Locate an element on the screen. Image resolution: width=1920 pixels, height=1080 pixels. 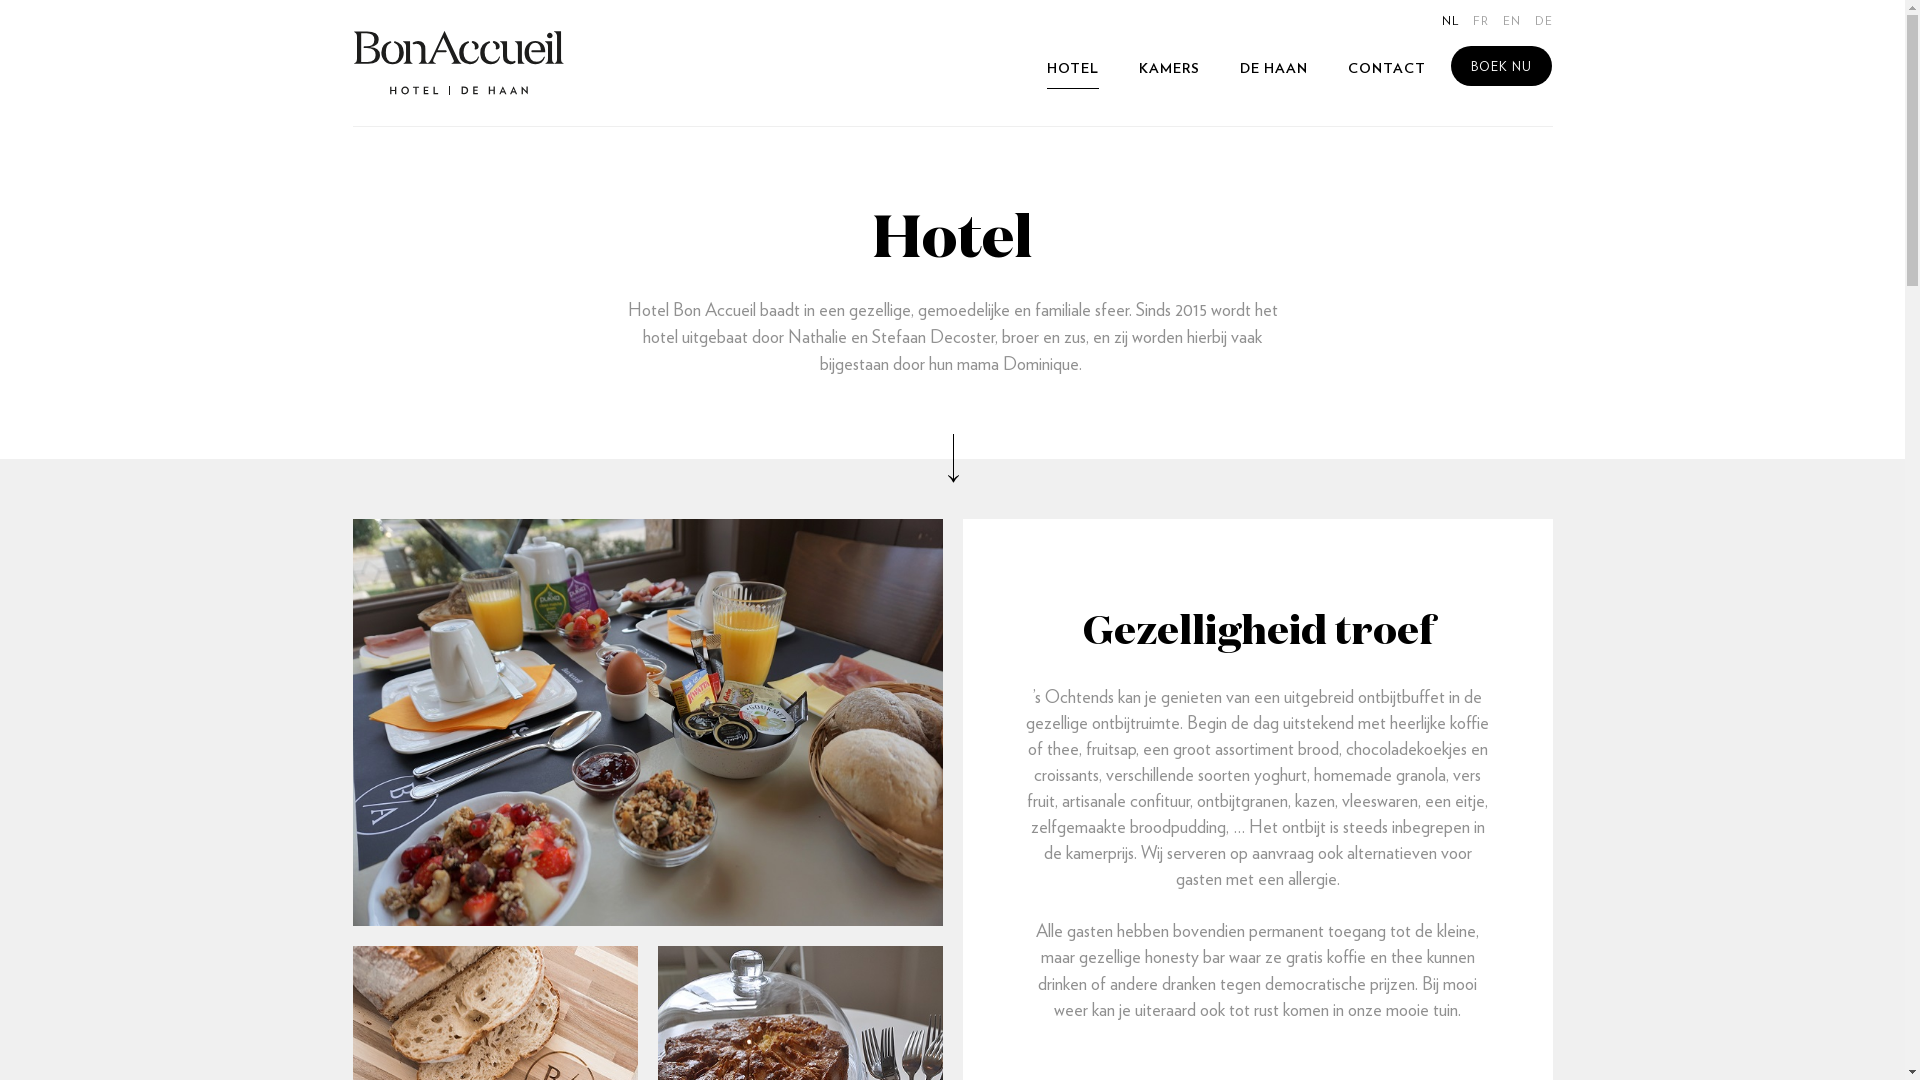
'BOEK NU' is located at coordinates (1449, 64).